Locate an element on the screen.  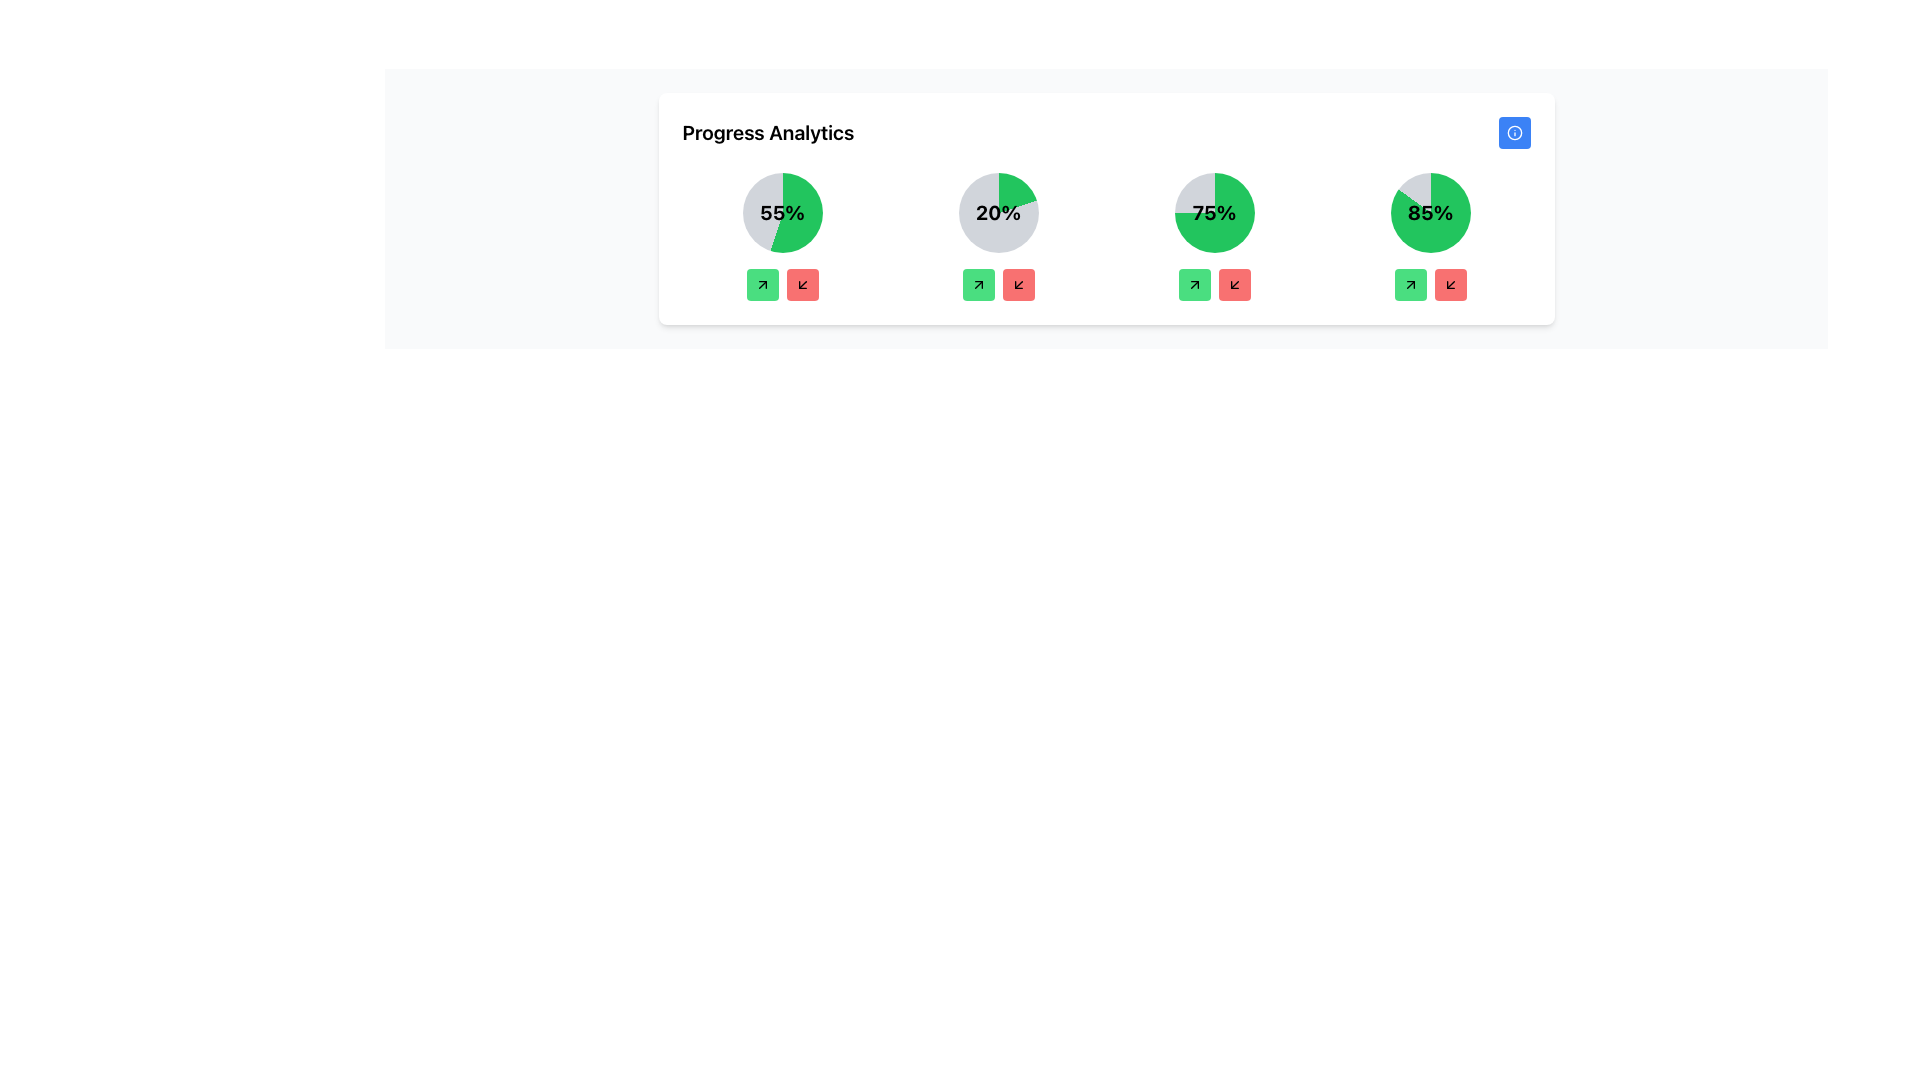
the second button at the bottom of the fourth progress analytics gauge (85%) on the far right to interact further is located at coordinates (1449, 285).